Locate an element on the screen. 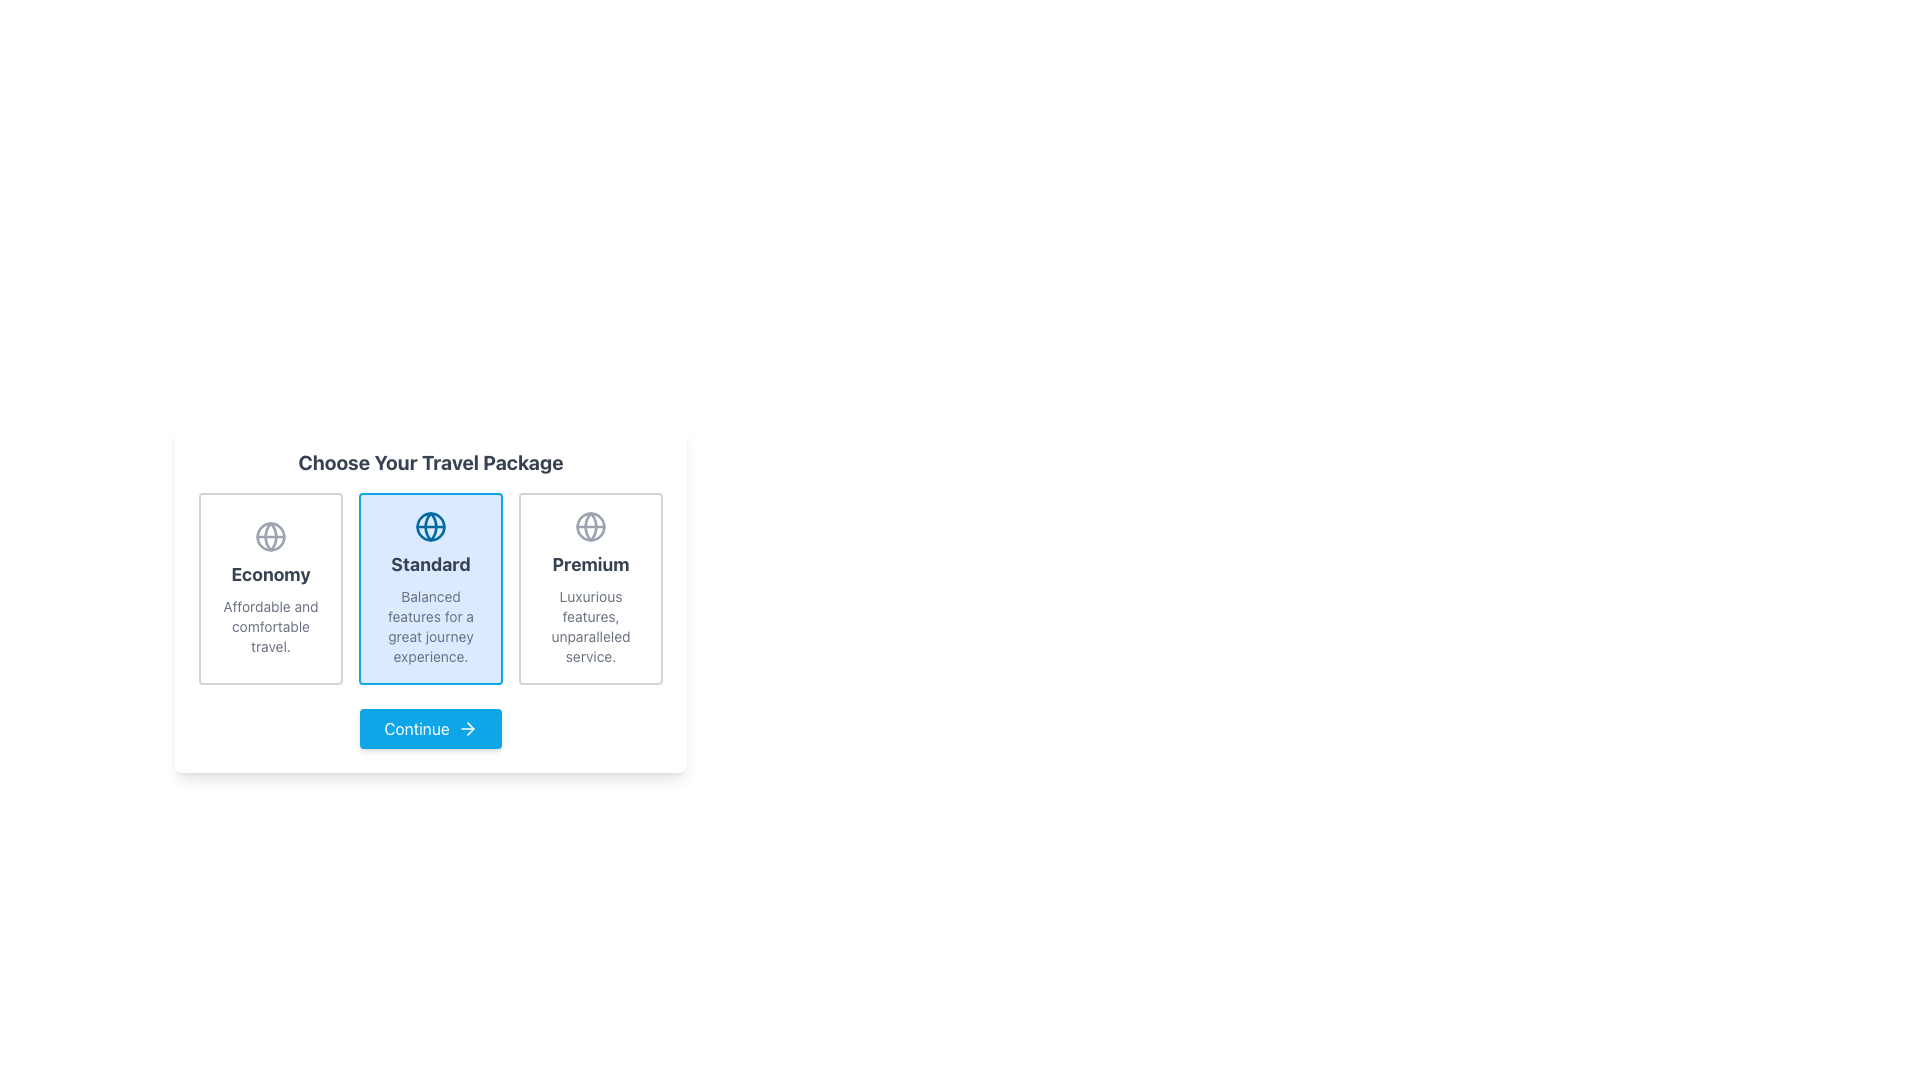 Image resolution: width=1920 pixels, height=1080 pixels. the circular globe icon in the 'Standard' choice card is located at coordinates (589, 526).